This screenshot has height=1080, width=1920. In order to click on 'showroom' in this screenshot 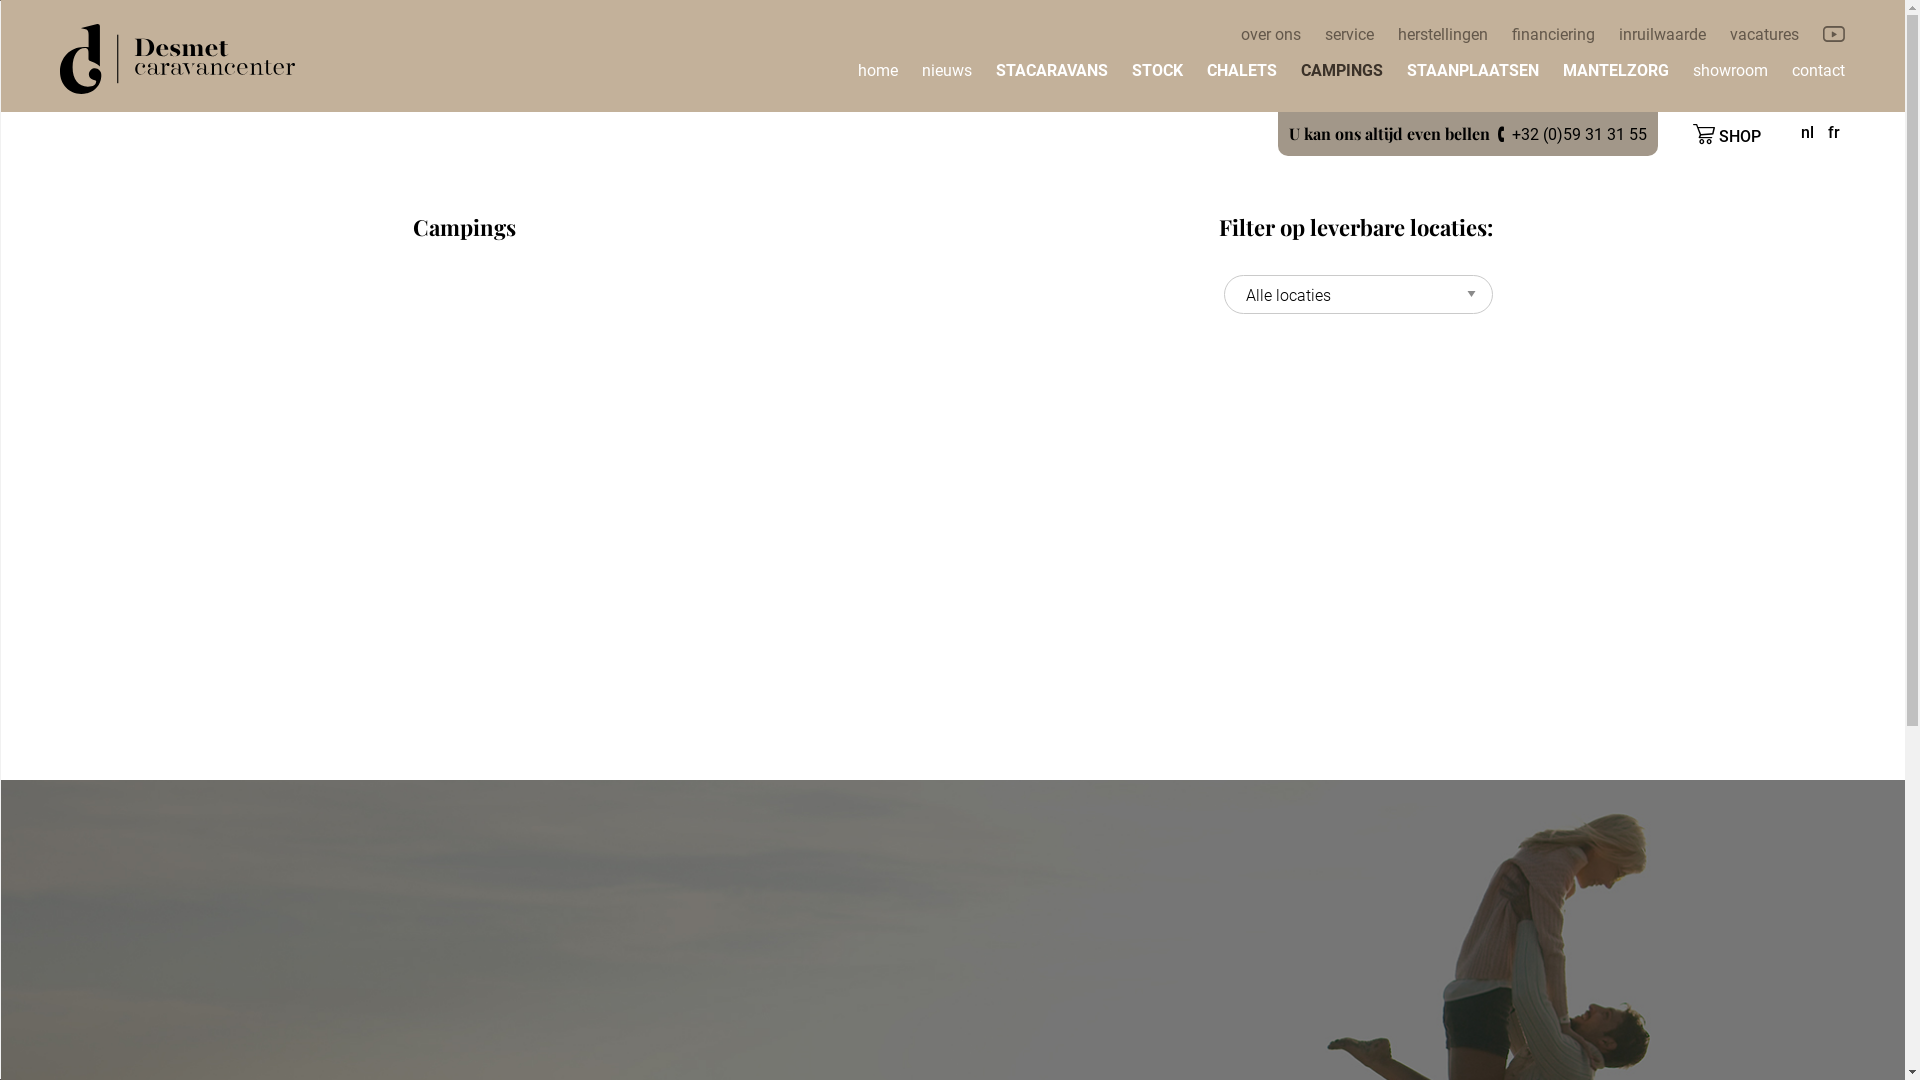, I will do `click(1729, 69)`.